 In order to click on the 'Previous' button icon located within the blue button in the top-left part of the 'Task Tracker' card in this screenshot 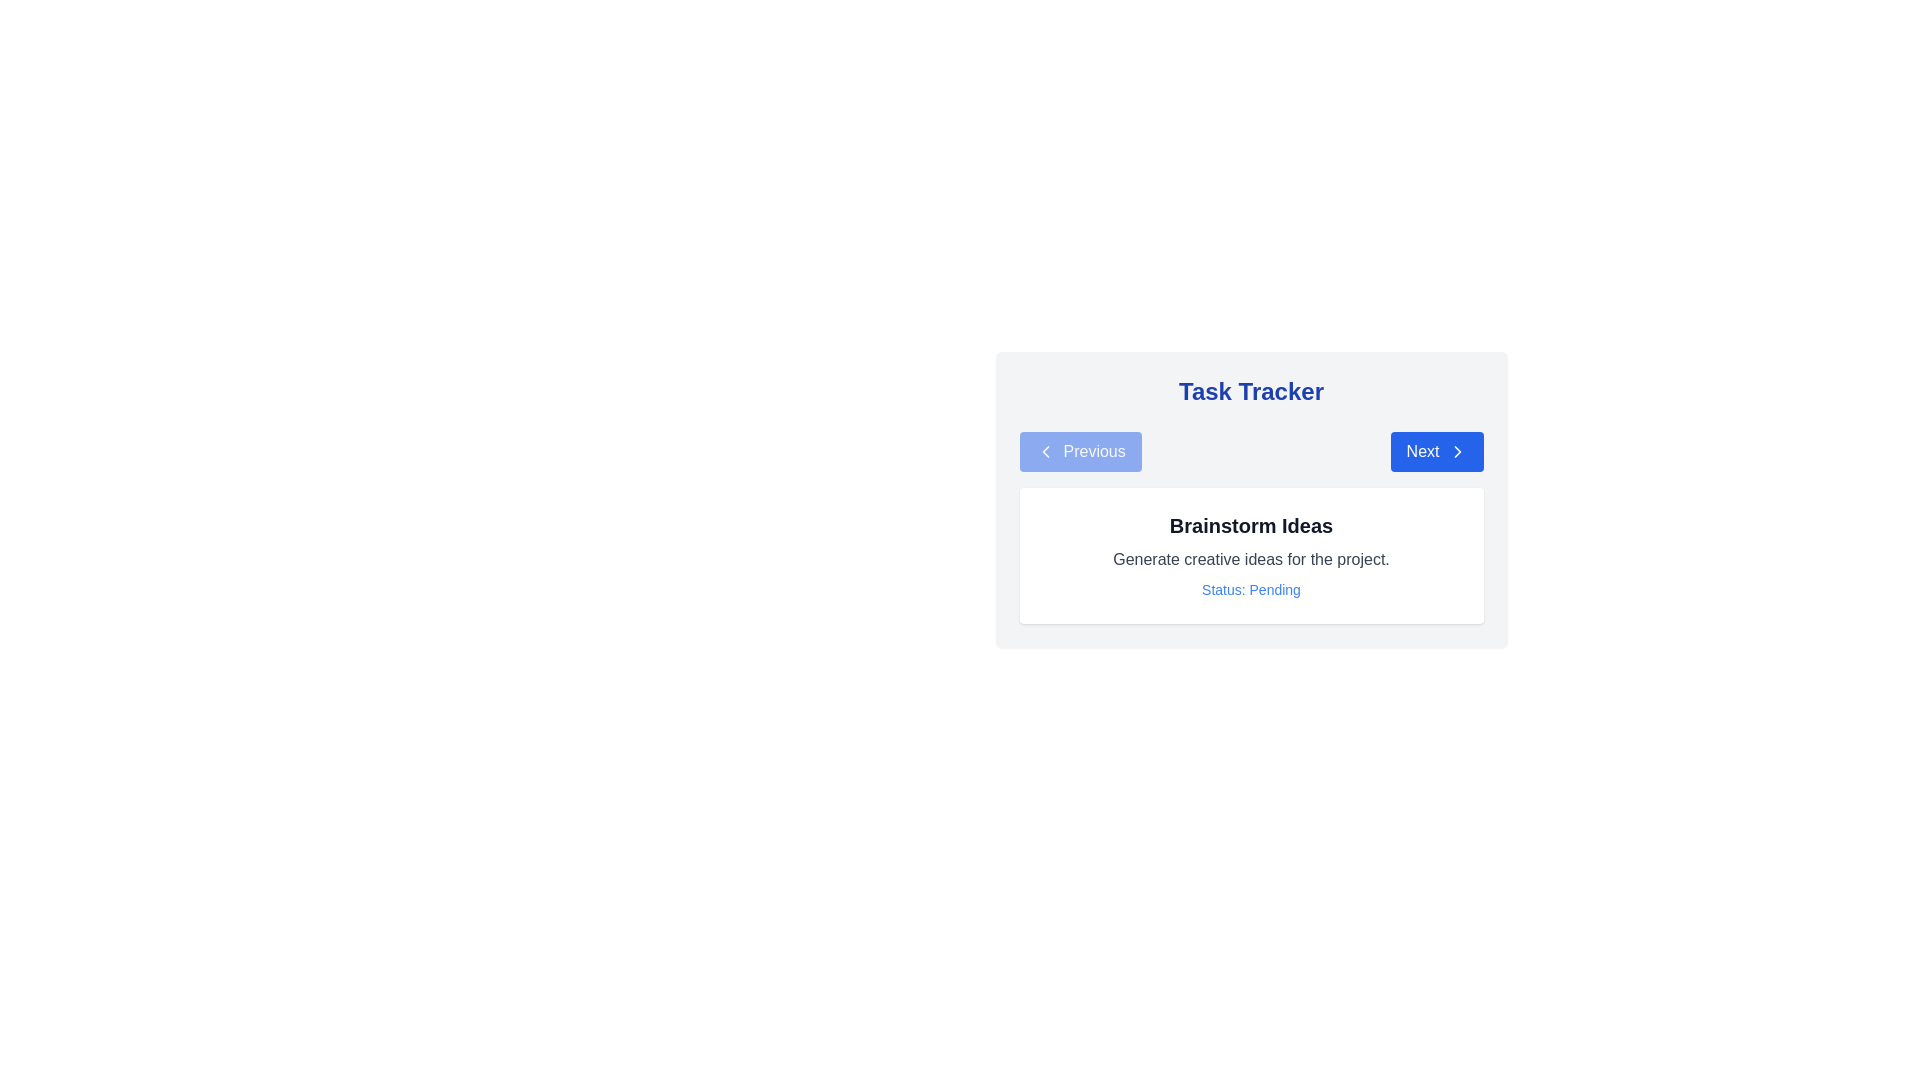, I will do `click(1044, 451)`.